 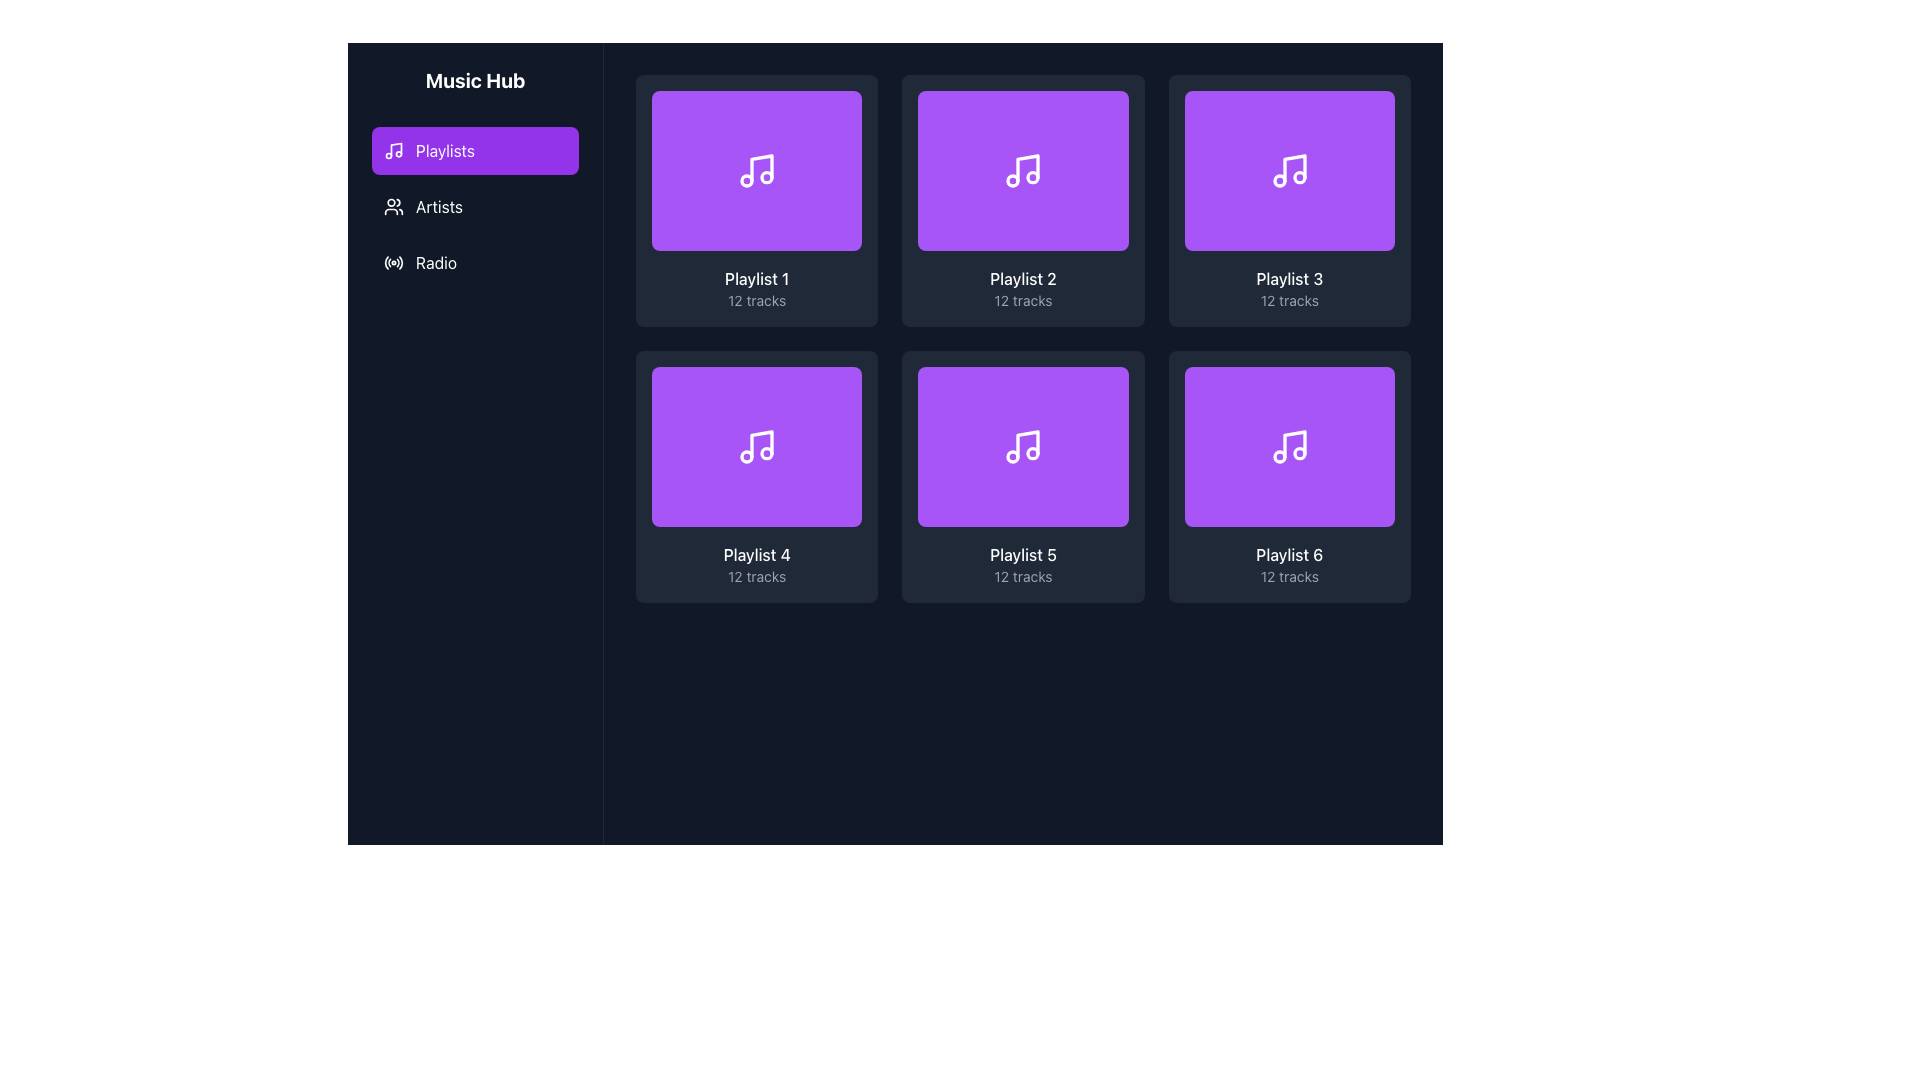 What do you see at coordinates (746, 456) in the screenshot?
I see `the filled circular shape located in the bottom-left area of the music note icon within the thumbnail for 'Playlist 4'` at bounding box center [746, 456].